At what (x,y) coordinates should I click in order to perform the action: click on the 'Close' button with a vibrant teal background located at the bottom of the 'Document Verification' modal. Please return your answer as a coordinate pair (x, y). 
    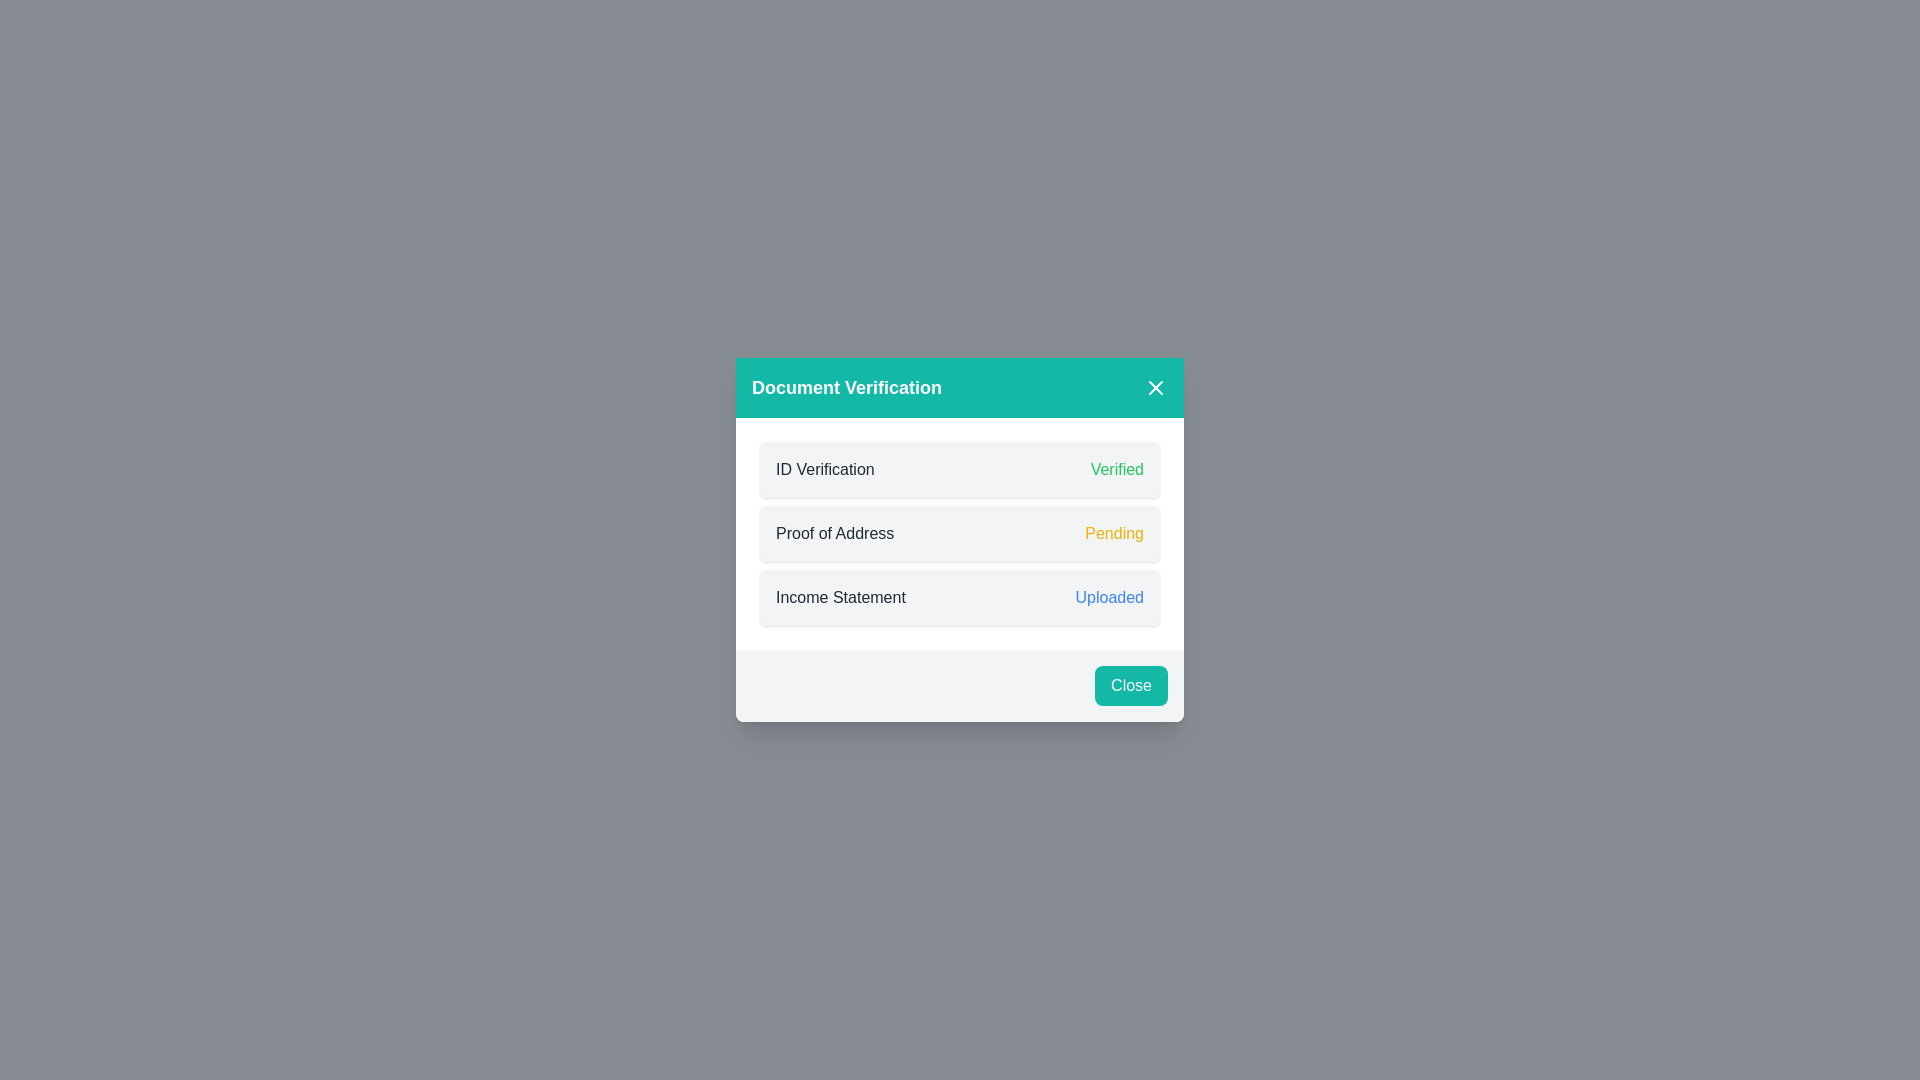
    Looking at the image, I should click on (1131, 685).